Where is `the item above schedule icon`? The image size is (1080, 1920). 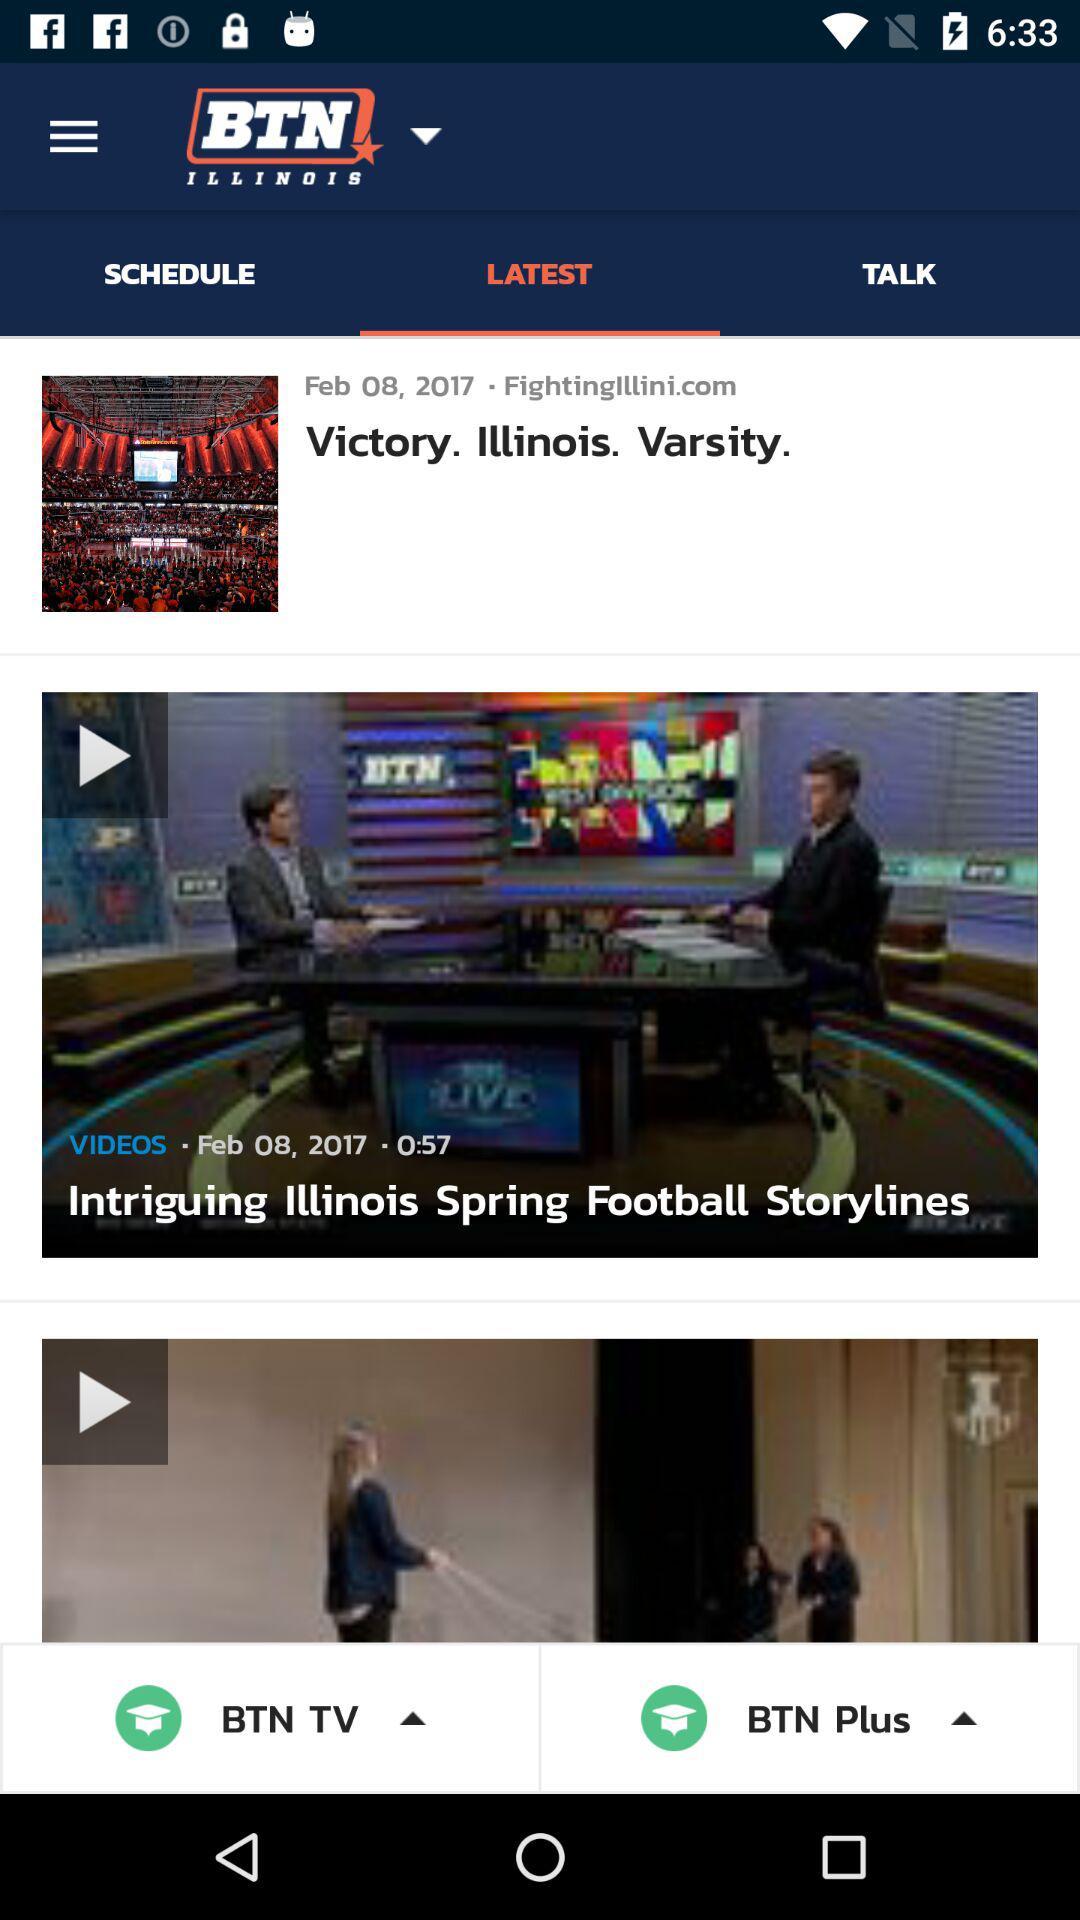 the item above schedule icon is located at coordinates (72, 135).